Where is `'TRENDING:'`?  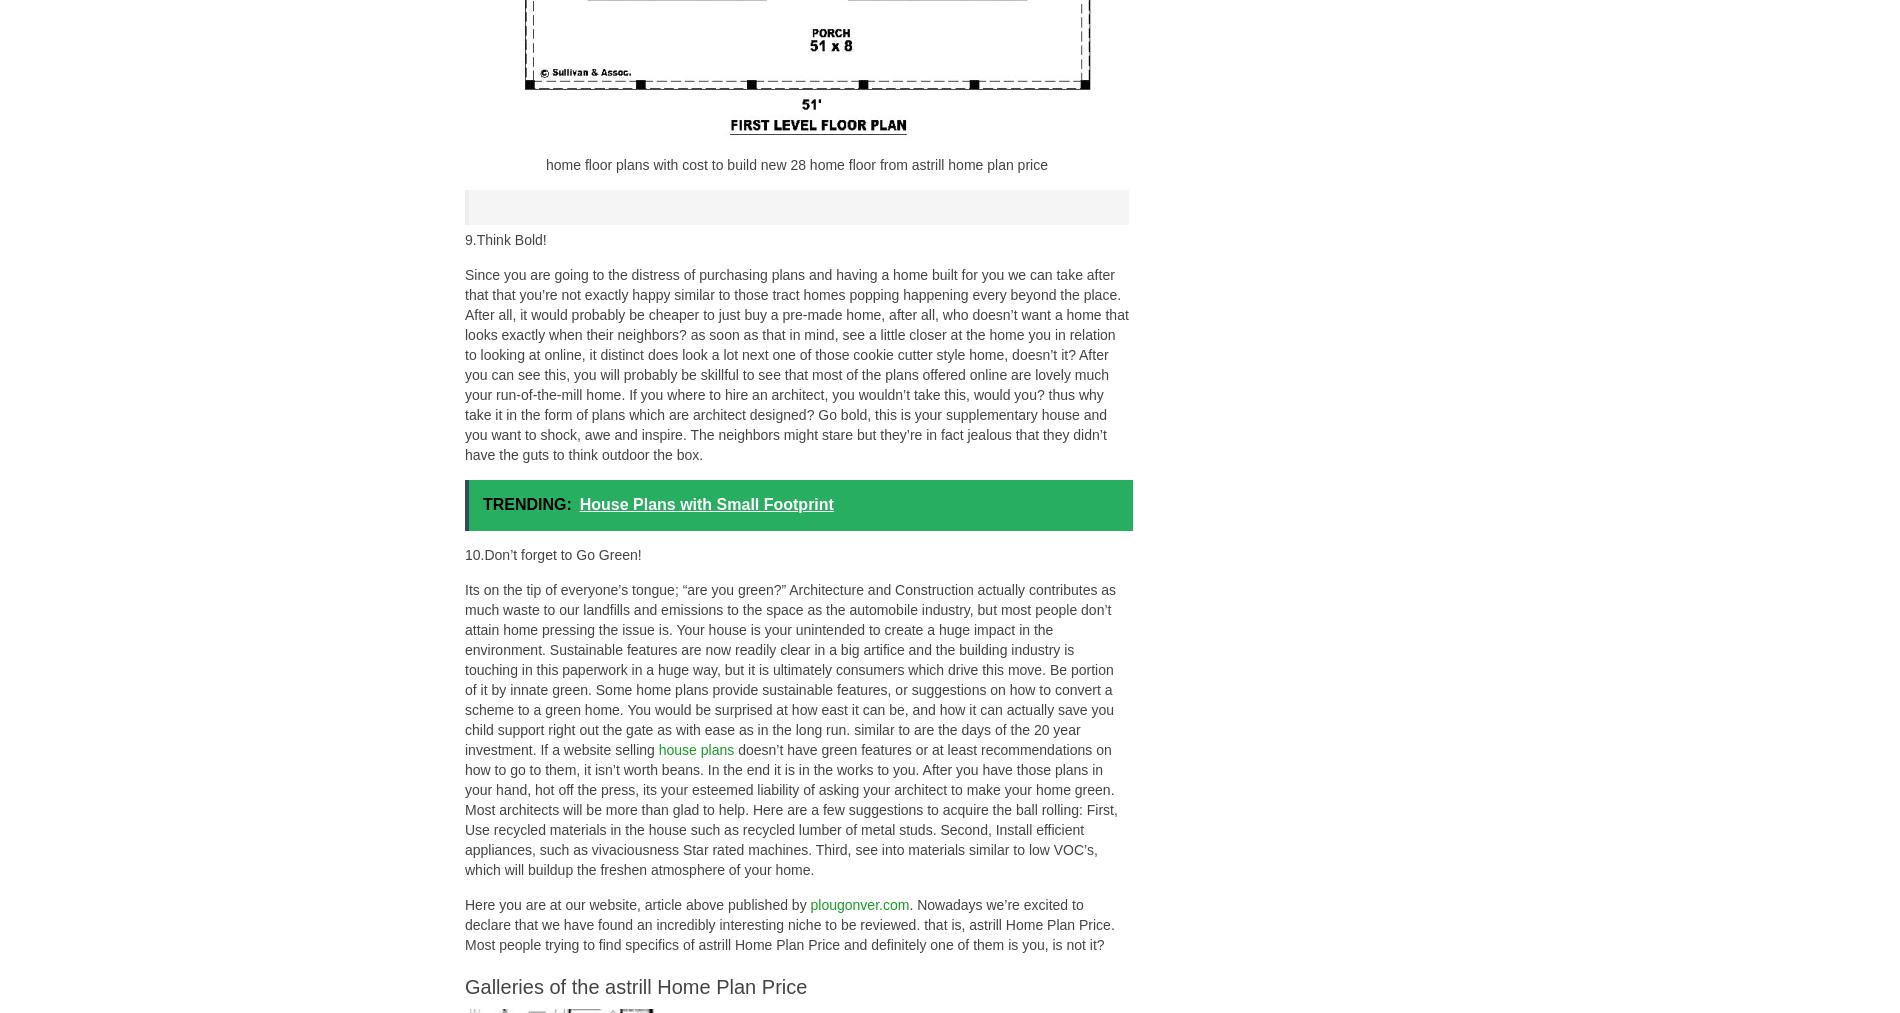
'TRENDING:' is located at coordinates (527, 503).